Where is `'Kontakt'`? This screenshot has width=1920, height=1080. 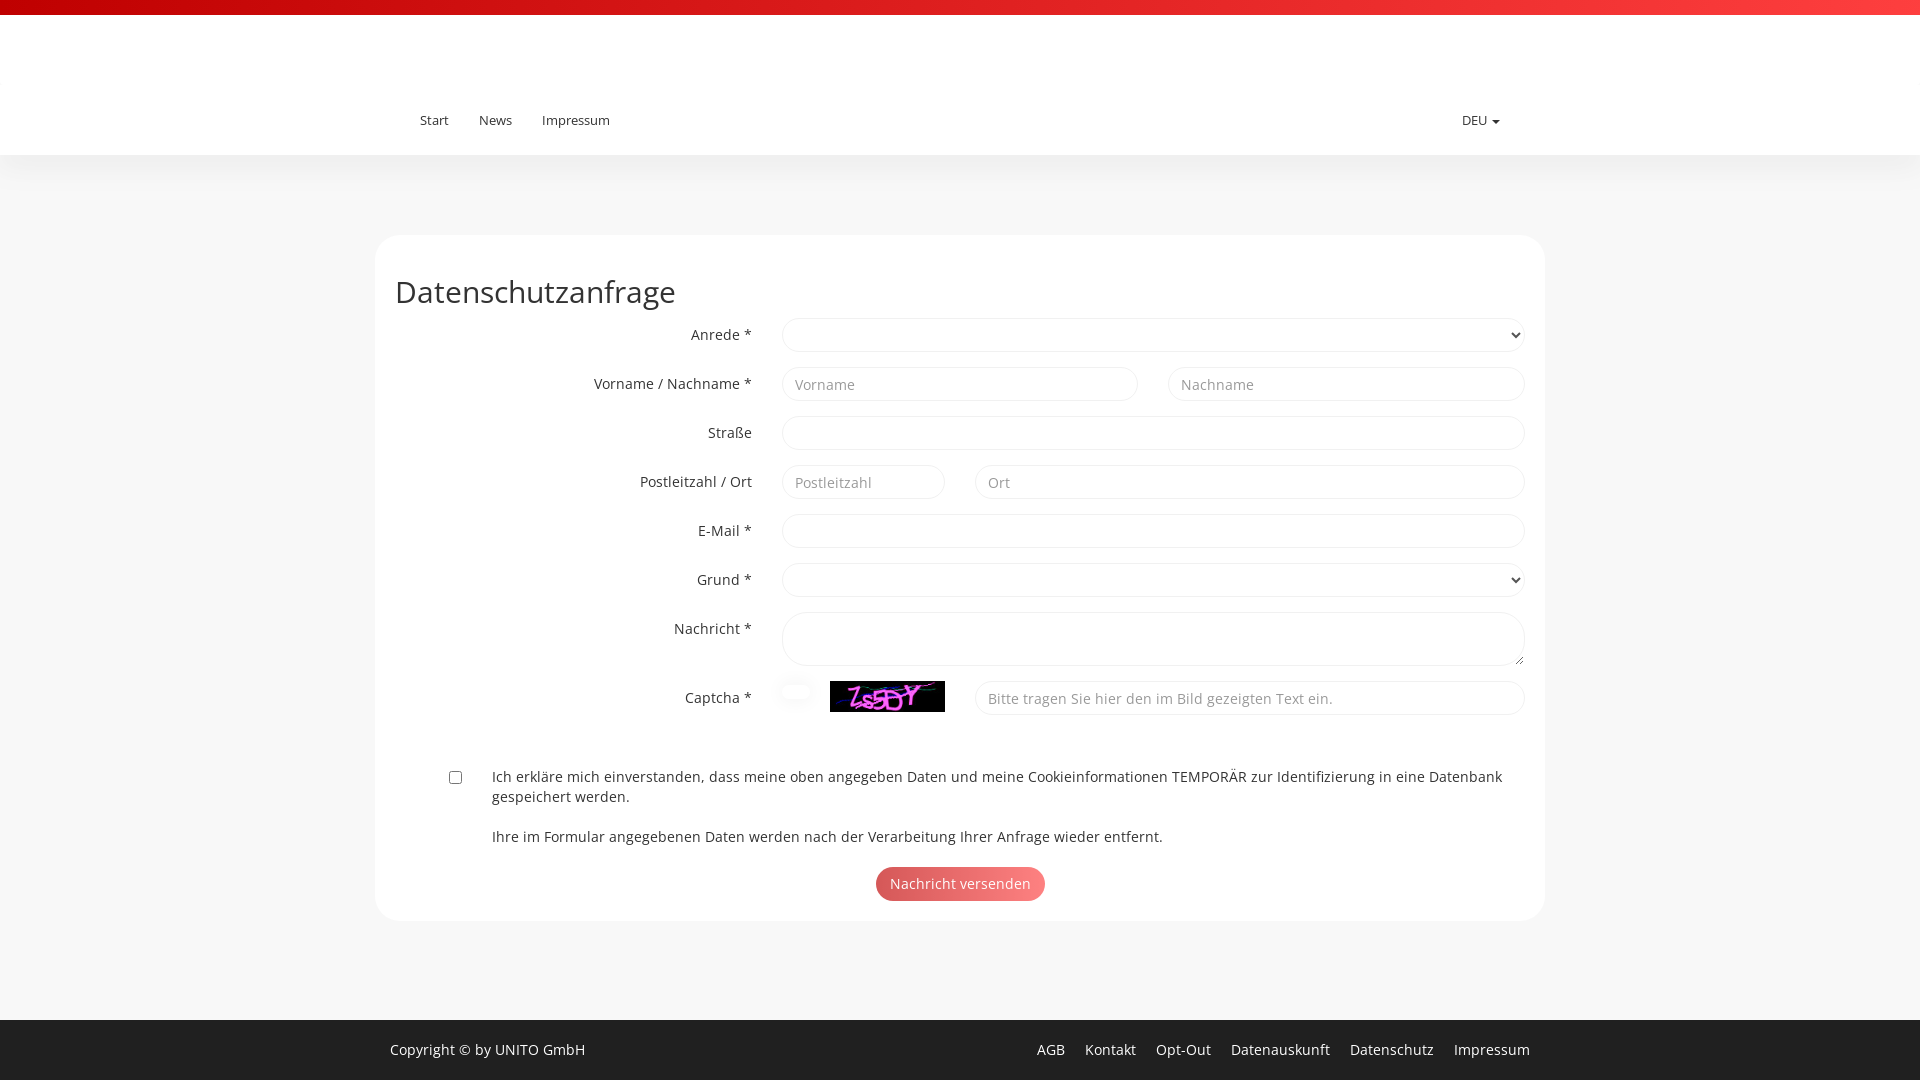
'Kontakt' is located at coordinates (1111, 1048).